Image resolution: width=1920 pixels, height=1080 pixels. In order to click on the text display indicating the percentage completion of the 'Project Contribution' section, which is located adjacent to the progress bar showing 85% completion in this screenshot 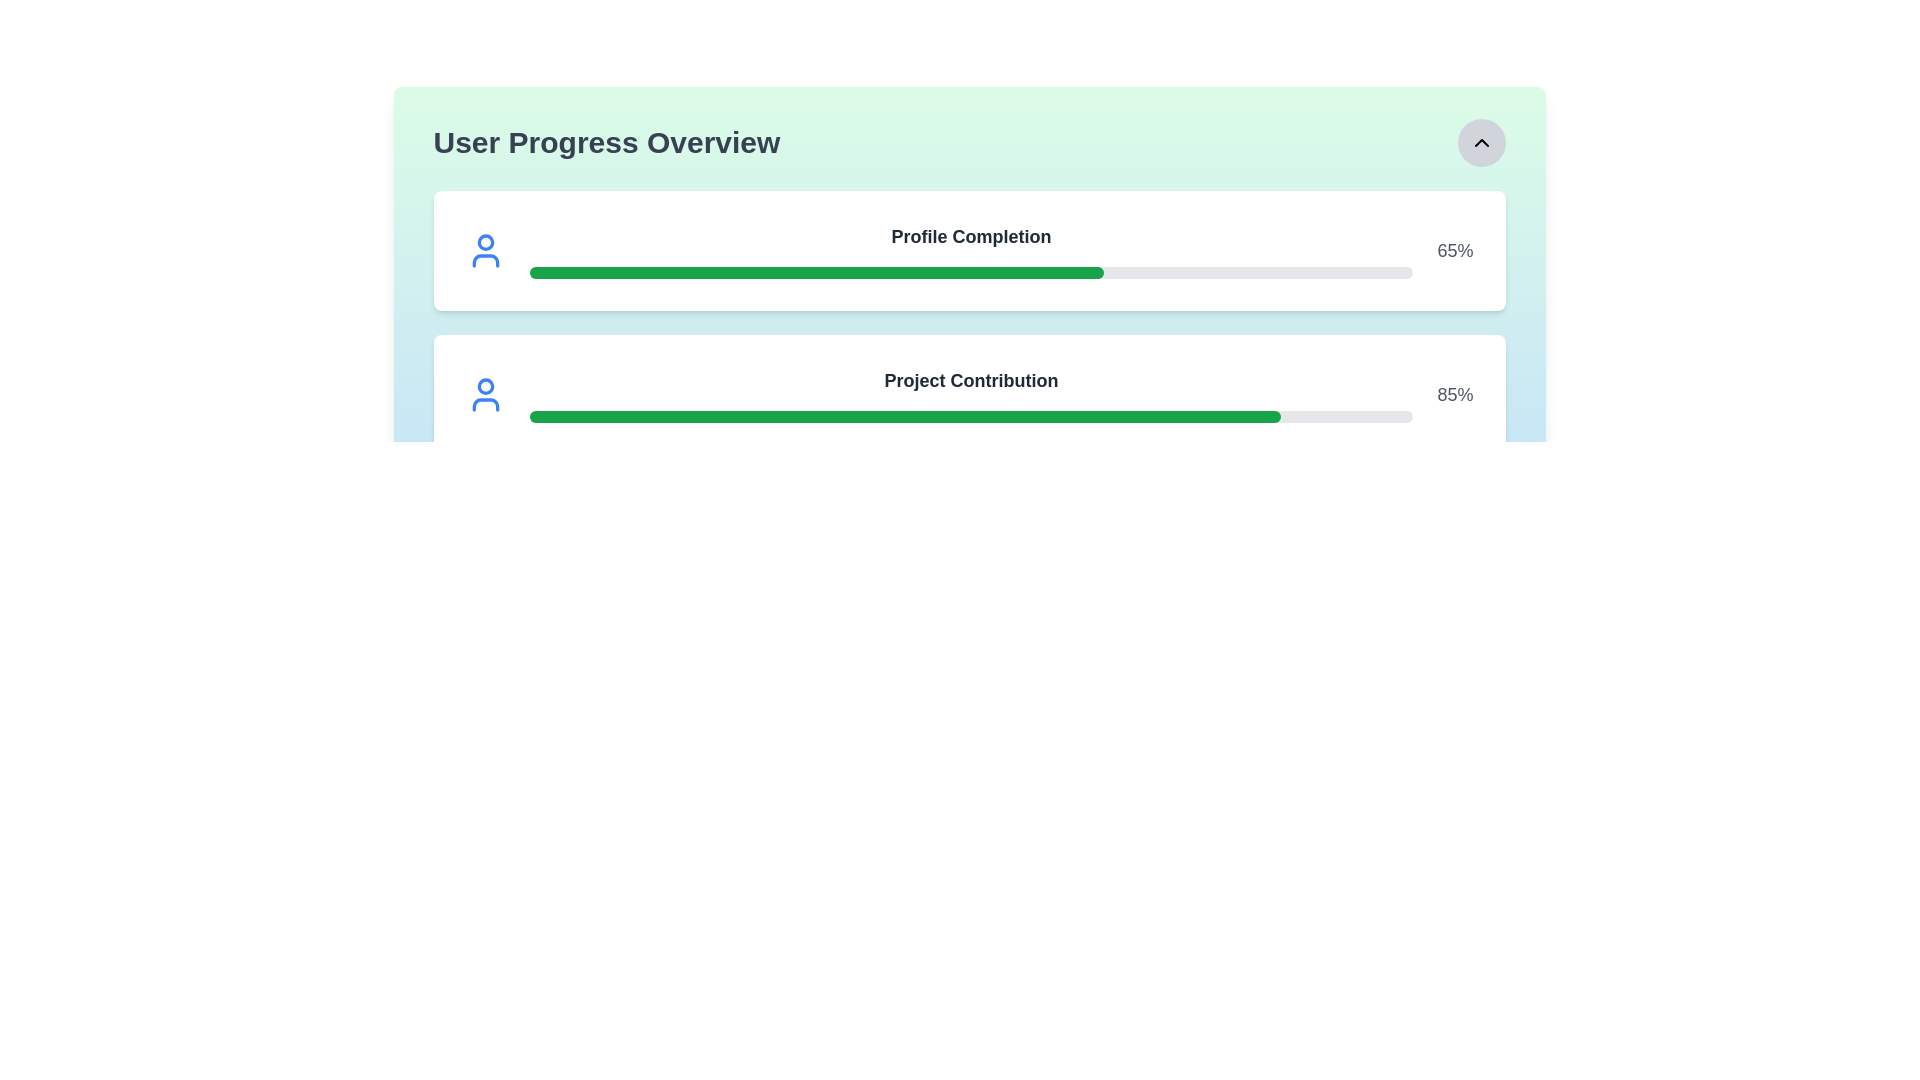, I will do `click(1455, 394)`.